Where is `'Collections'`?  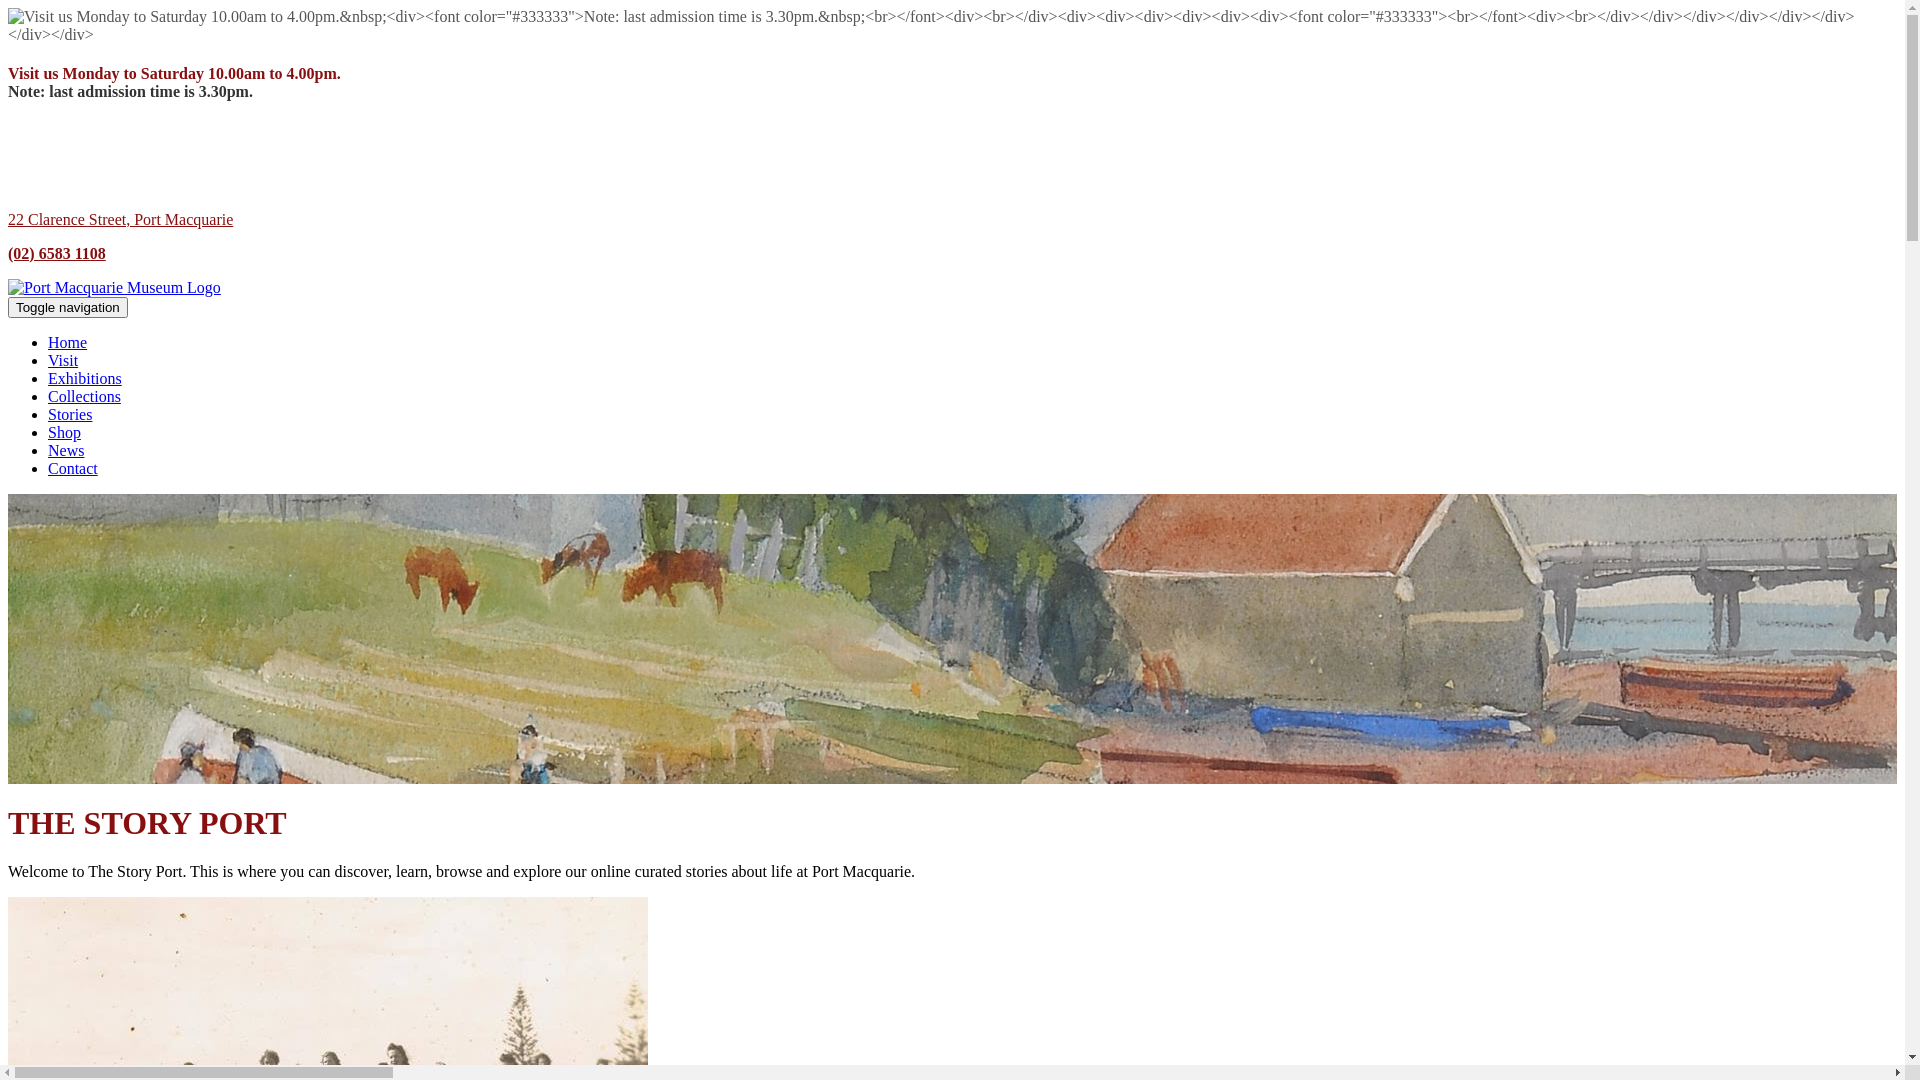
'Collections' is located at coordinates (83, 396).